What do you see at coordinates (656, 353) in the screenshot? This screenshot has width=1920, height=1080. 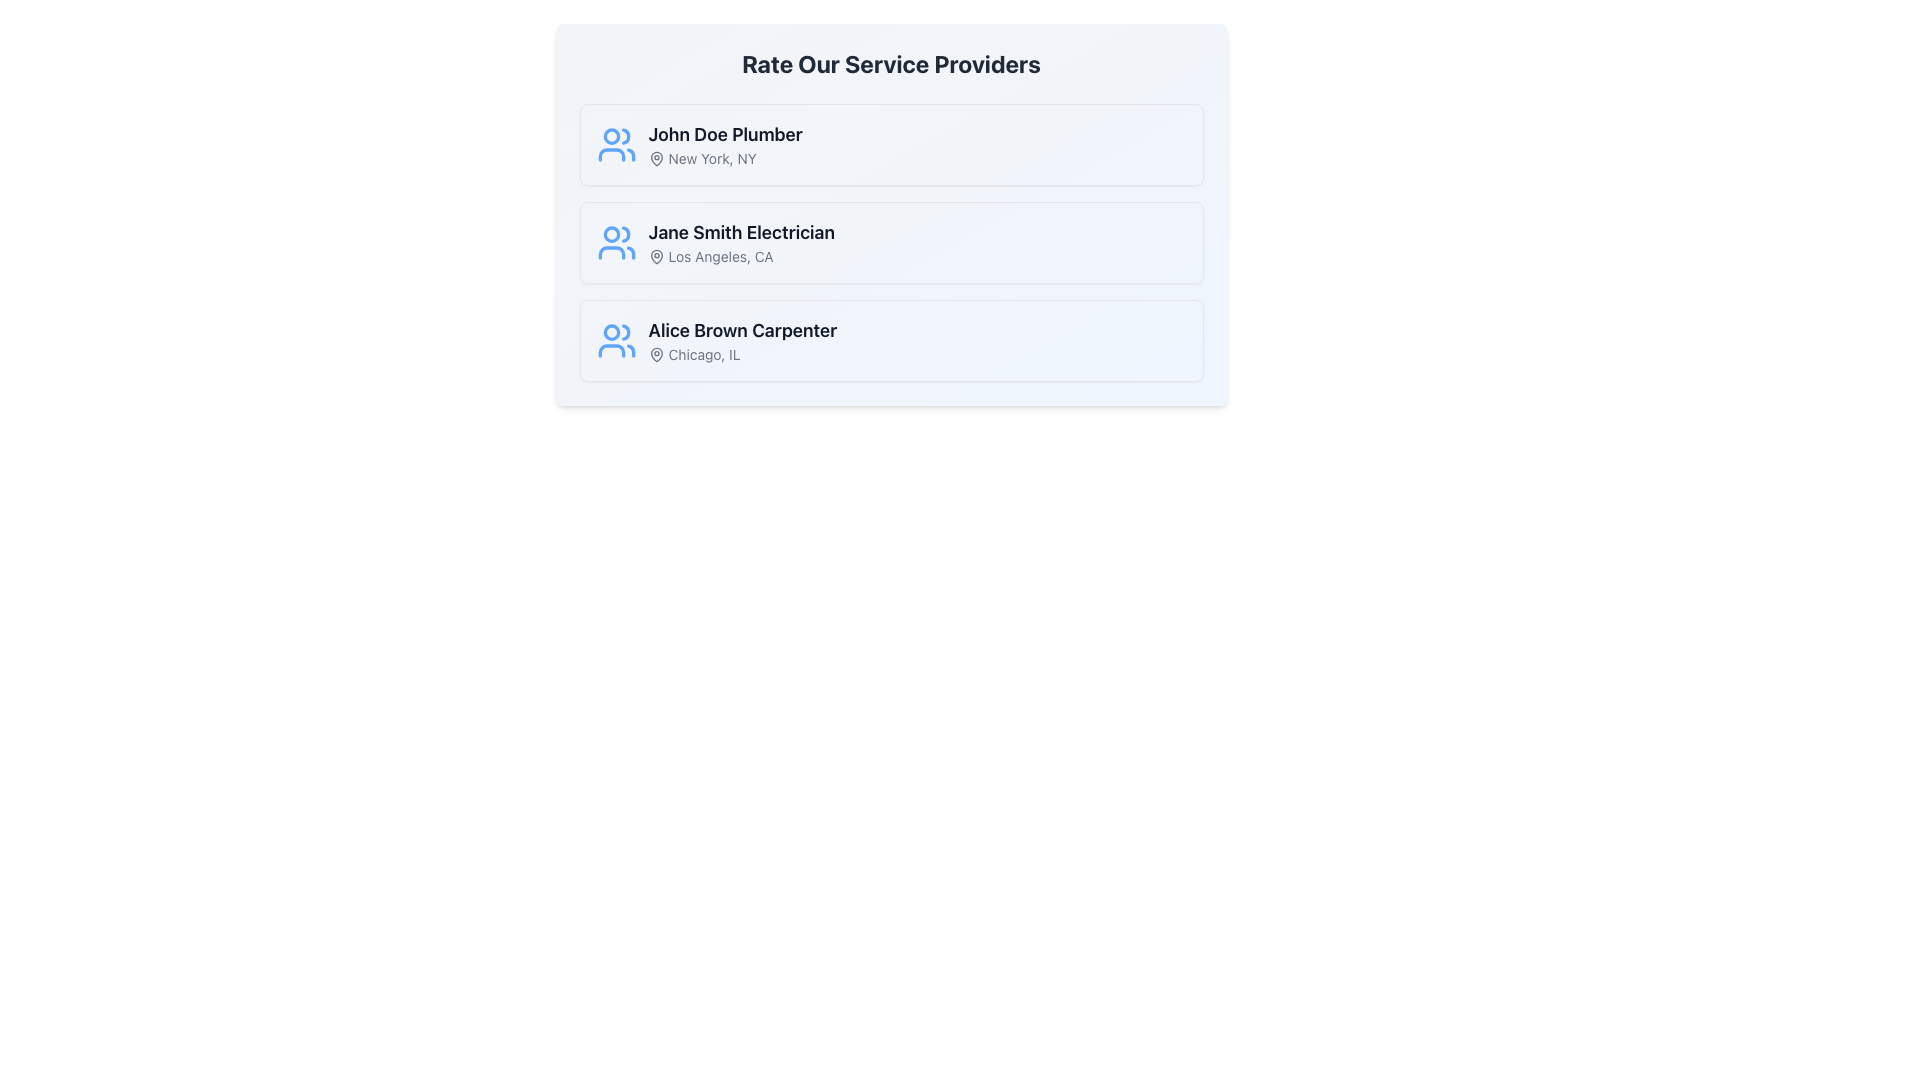 I see `the location icon representing 'Alice Brown Carpenter' adjacent to the text 'Chicago, IL' in the map section` at bounding box center [656, 353].